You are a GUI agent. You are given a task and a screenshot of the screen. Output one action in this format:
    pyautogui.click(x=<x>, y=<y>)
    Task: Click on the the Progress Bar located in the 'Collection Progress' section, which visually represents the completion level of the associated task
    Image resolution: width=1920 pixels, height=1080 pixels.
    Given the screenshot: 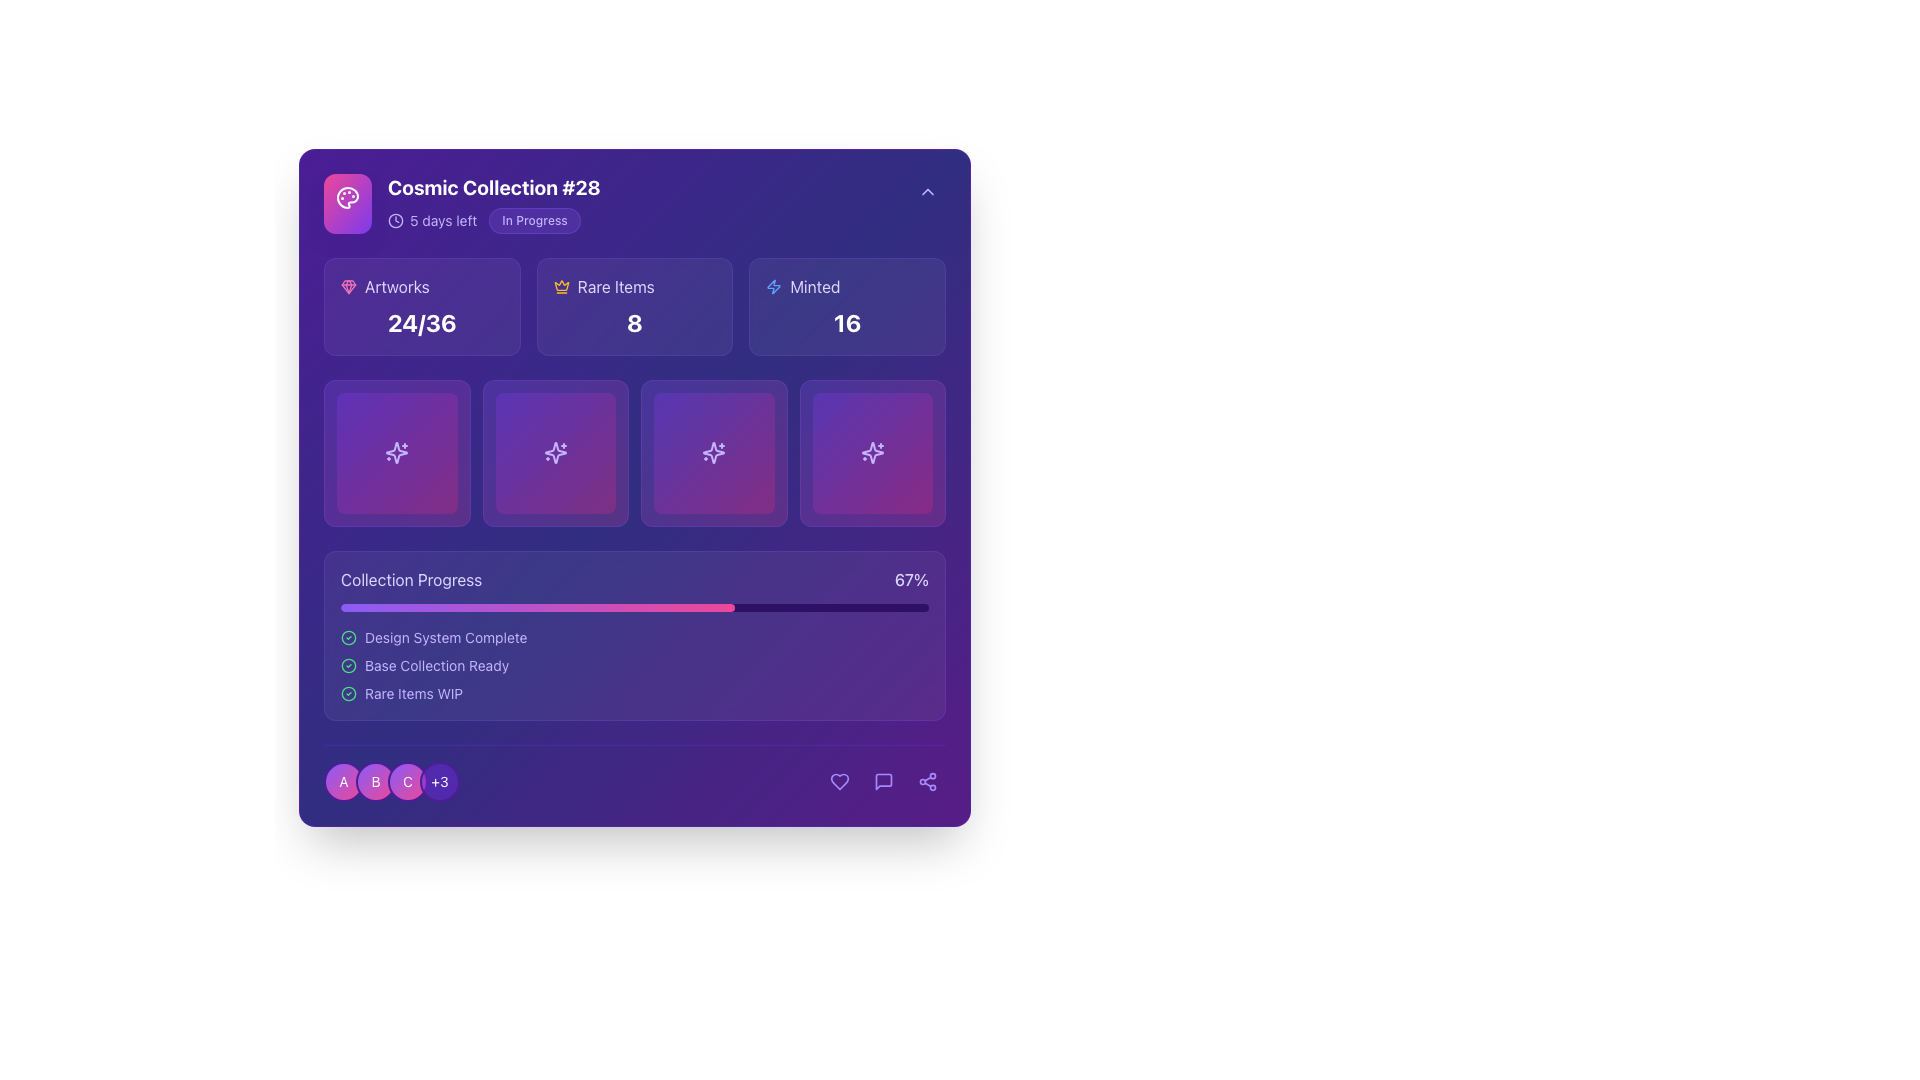 What is the action you would take?
    pyautogui.click(x=633, y=606)
    